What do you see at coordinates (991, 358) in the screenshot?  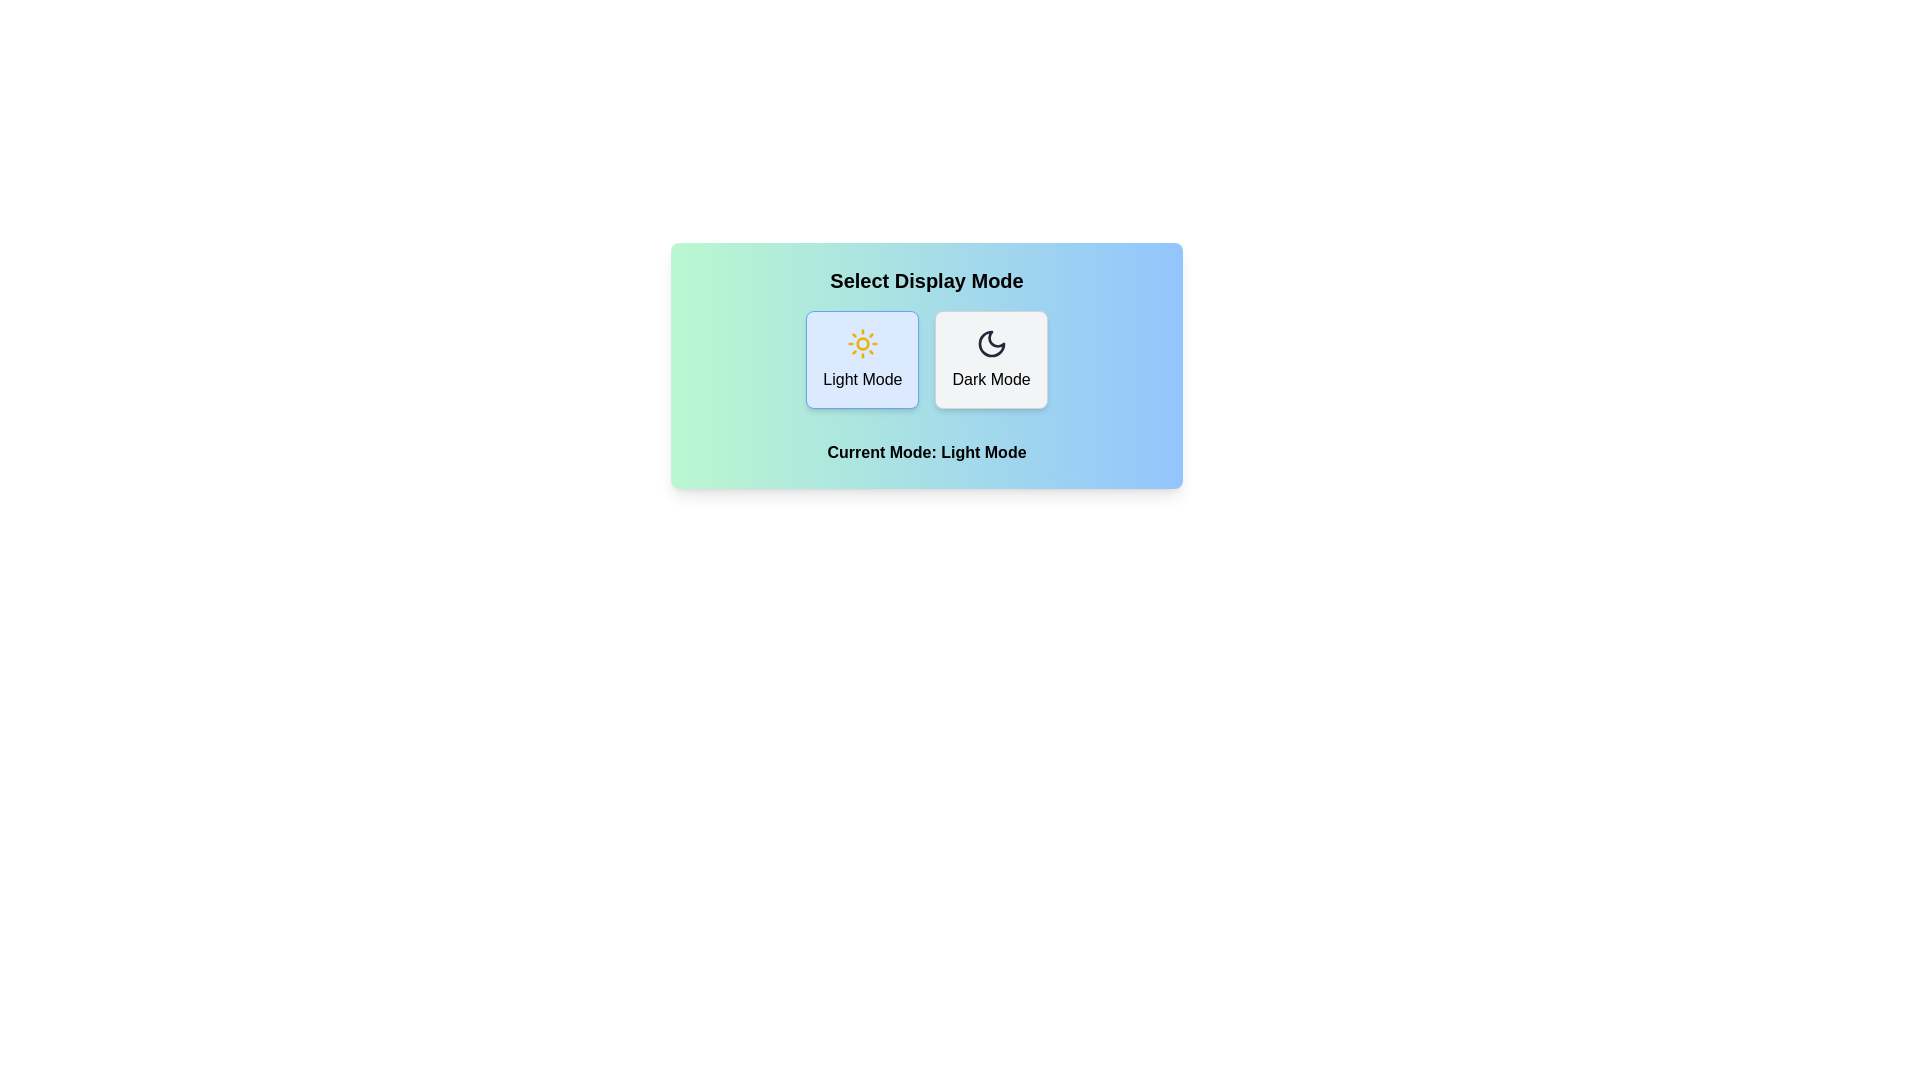 I see `the button labeled Dark Mode` at bounding box center [991, 358].